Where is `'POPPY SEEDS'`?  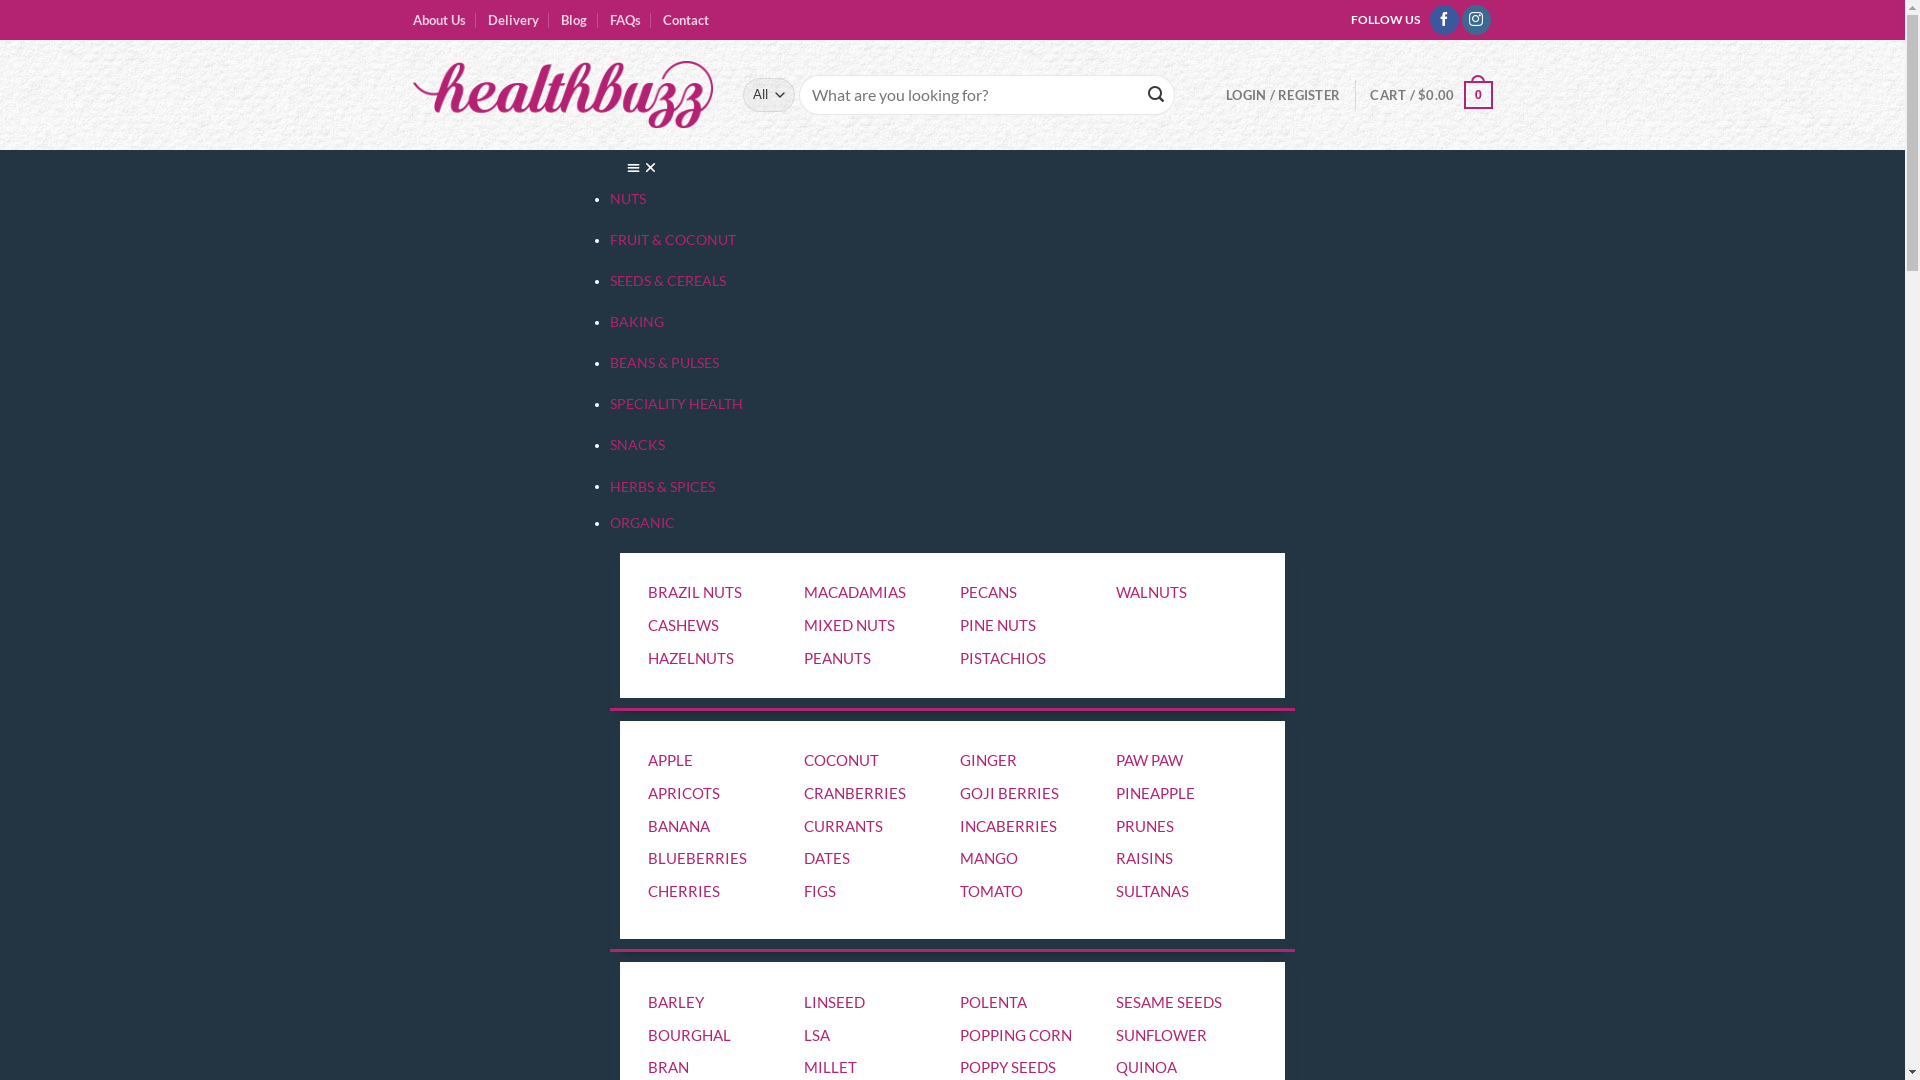 'POPPY SEEDS' is located at coordinates (1008, 1066).